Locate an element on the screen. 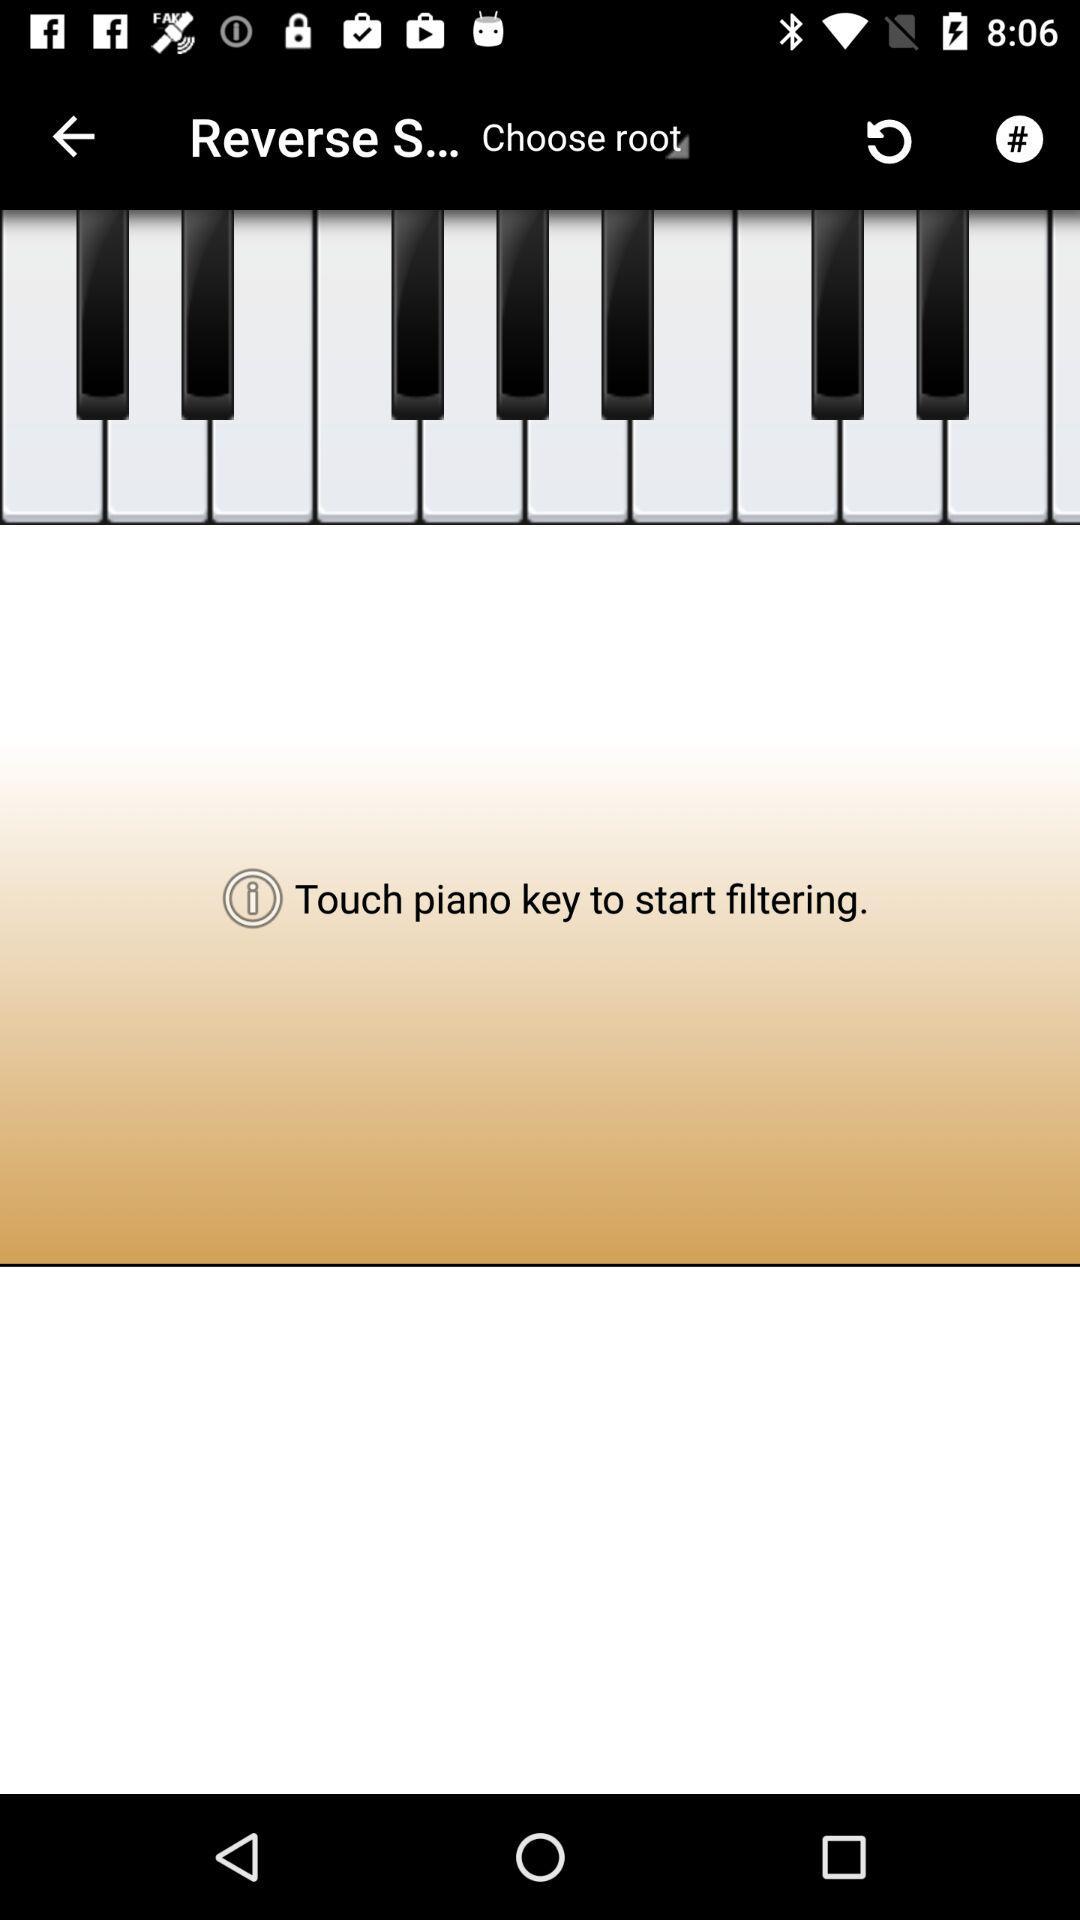 This screenshot has width=1080, height=1920. item below choose root is located at coordinates (626, 314).